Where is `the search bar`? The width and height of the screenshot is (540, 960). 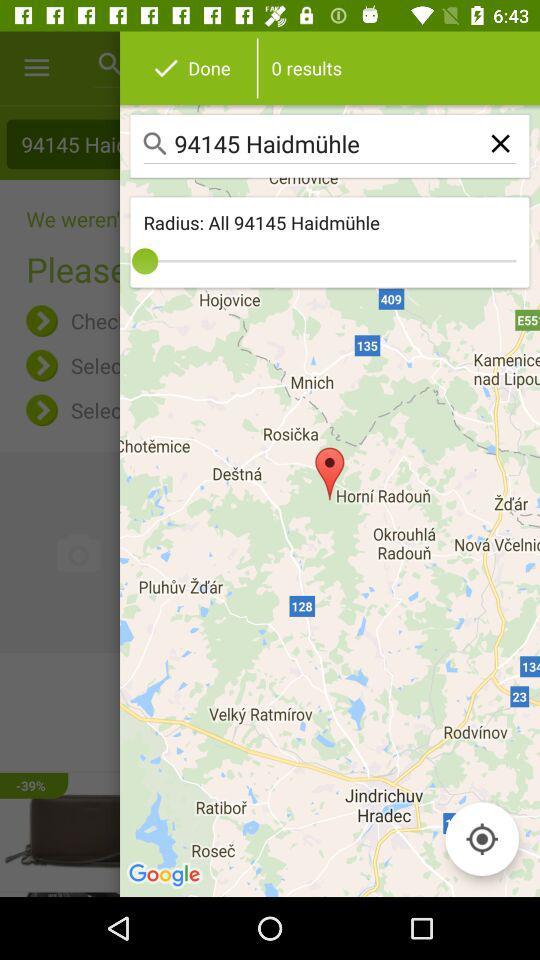 the search bar is located at coordinates (330, 145).